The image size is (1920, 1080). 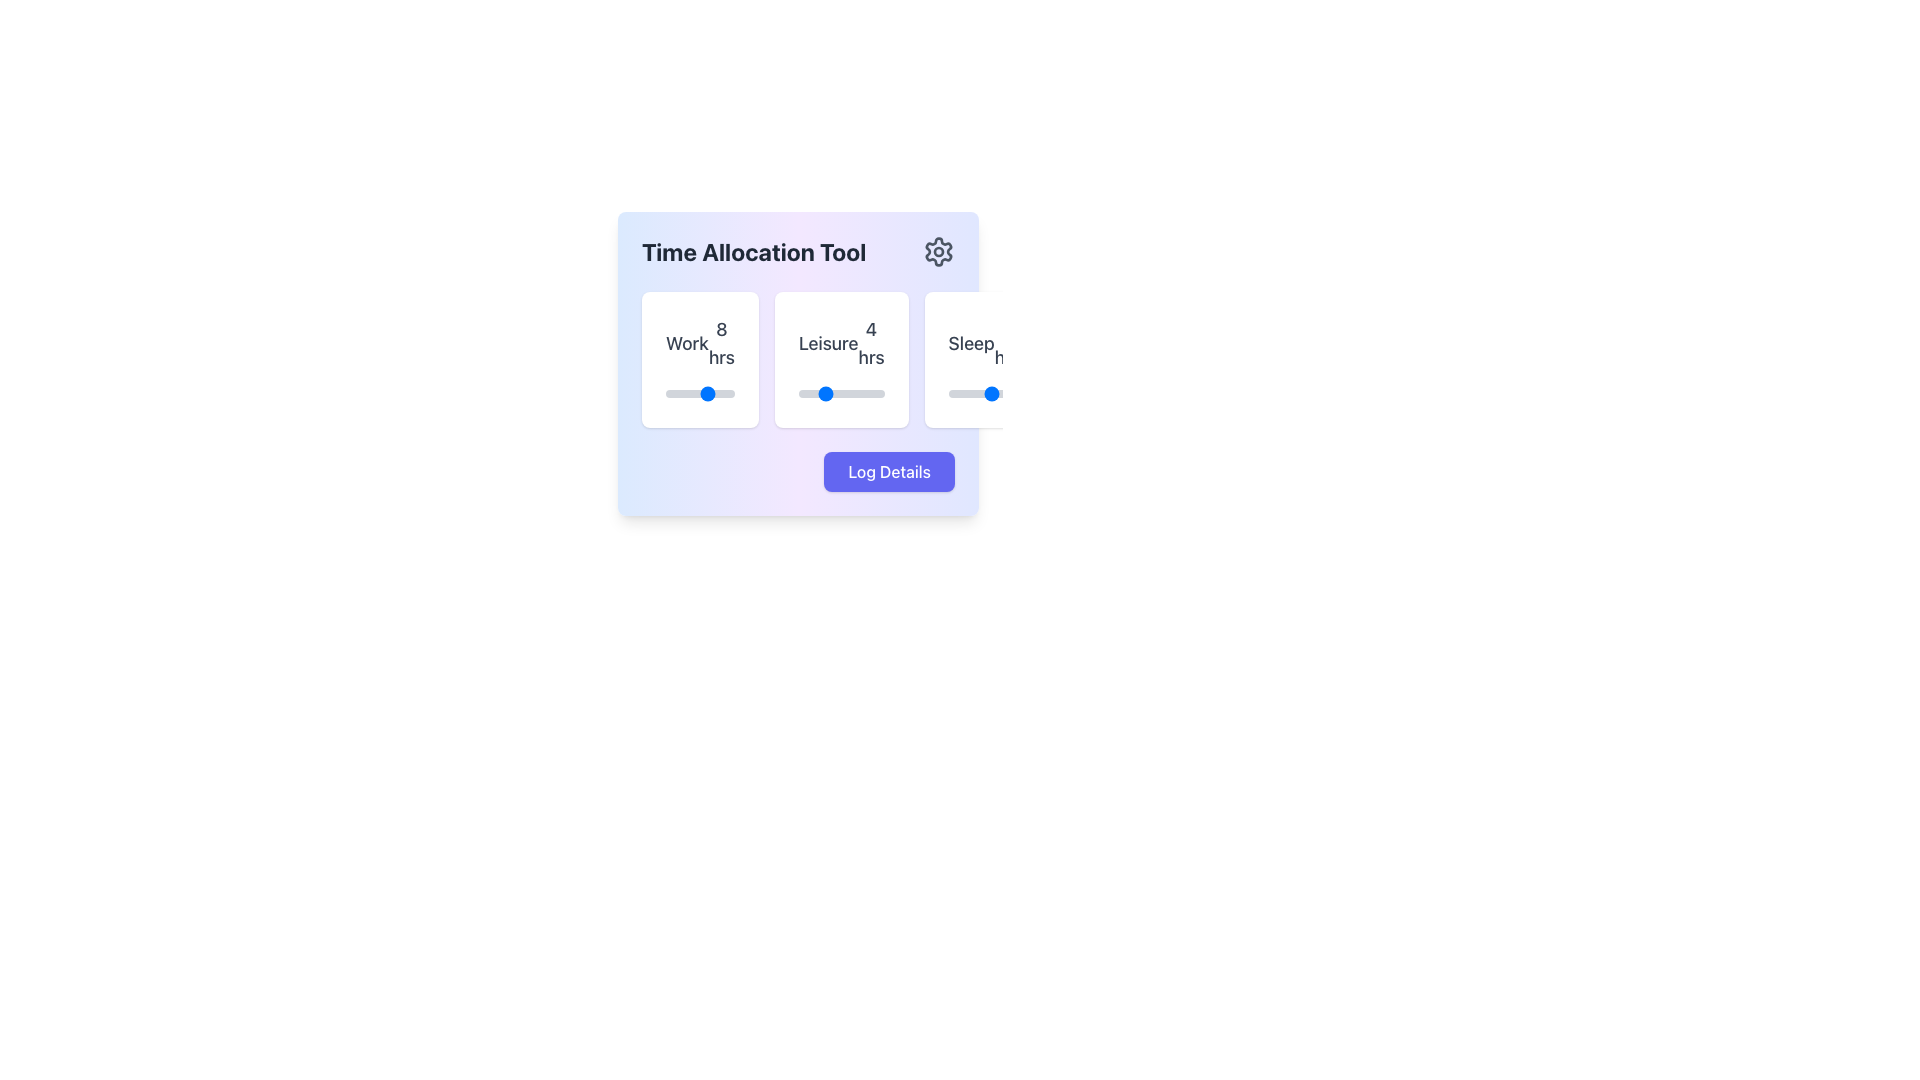 What do you see at coordinates (954, 393) in the screenshot?
I see `the sleep duration` at bounding box center [954, 393].